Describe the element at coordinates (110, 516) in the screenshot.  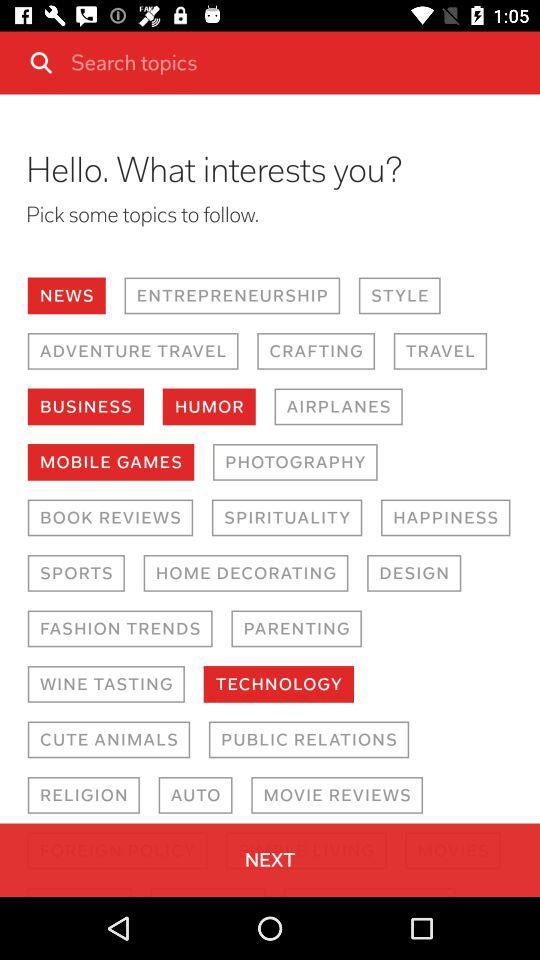
I see `item next to the spirituality icon` at that location.